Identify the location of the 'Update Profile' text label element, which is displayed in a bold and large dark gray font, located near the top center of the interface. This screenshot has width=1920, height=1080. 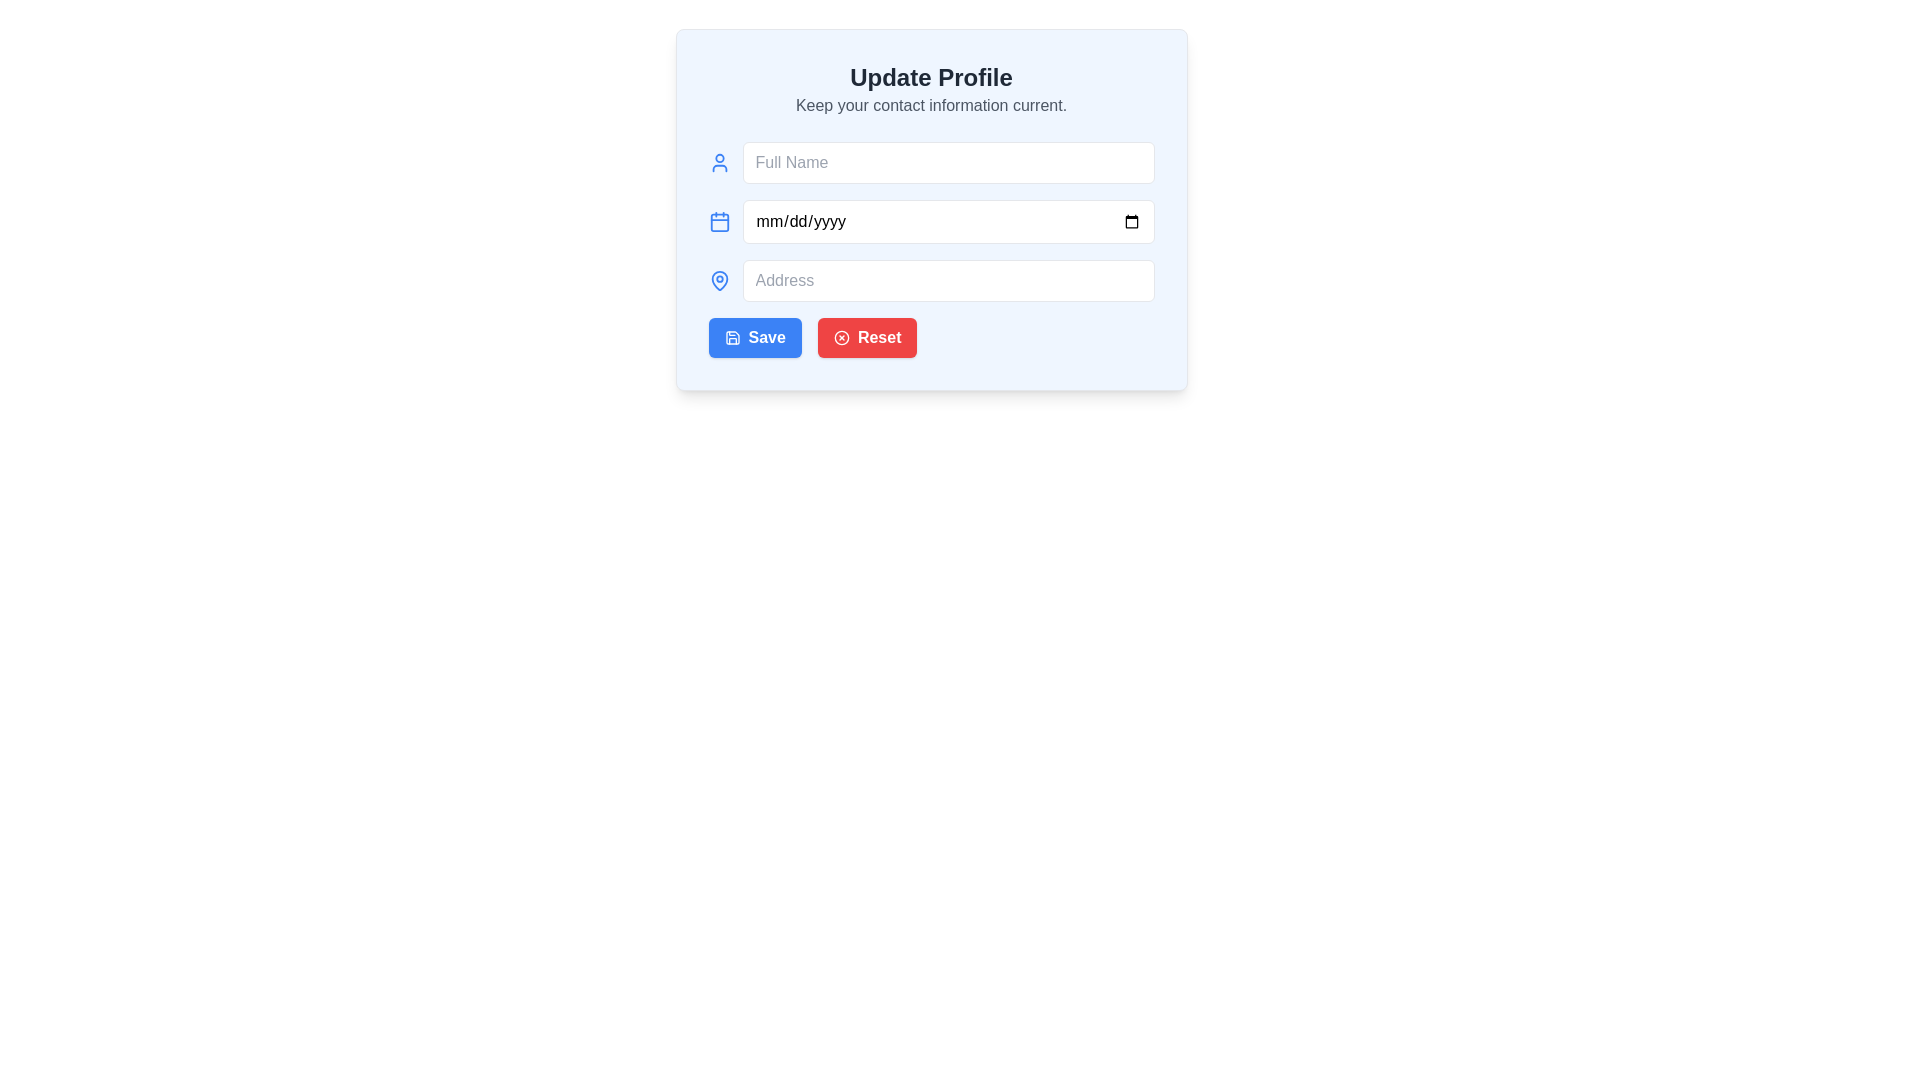
(930, 76).